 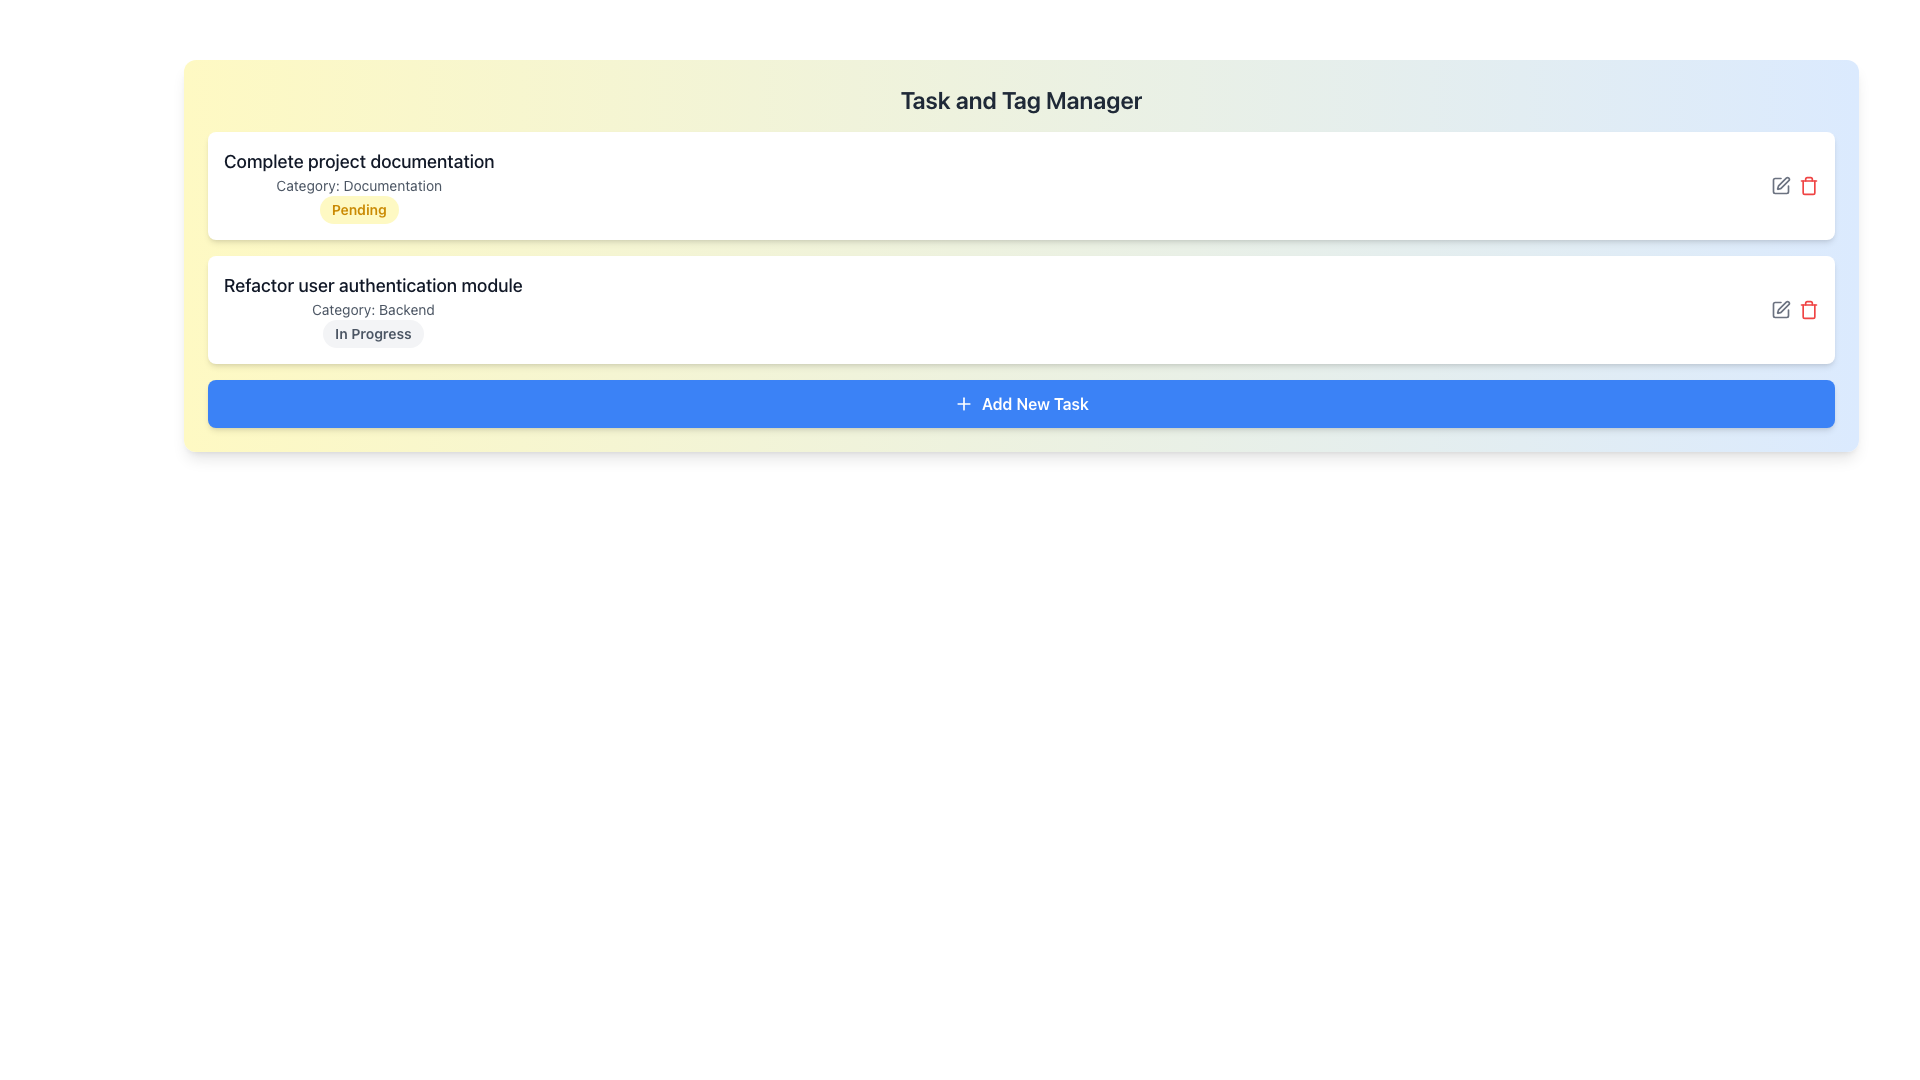 I want to click on the second task item display block in the task manager system to focus on it, so click(x=373, y=309).